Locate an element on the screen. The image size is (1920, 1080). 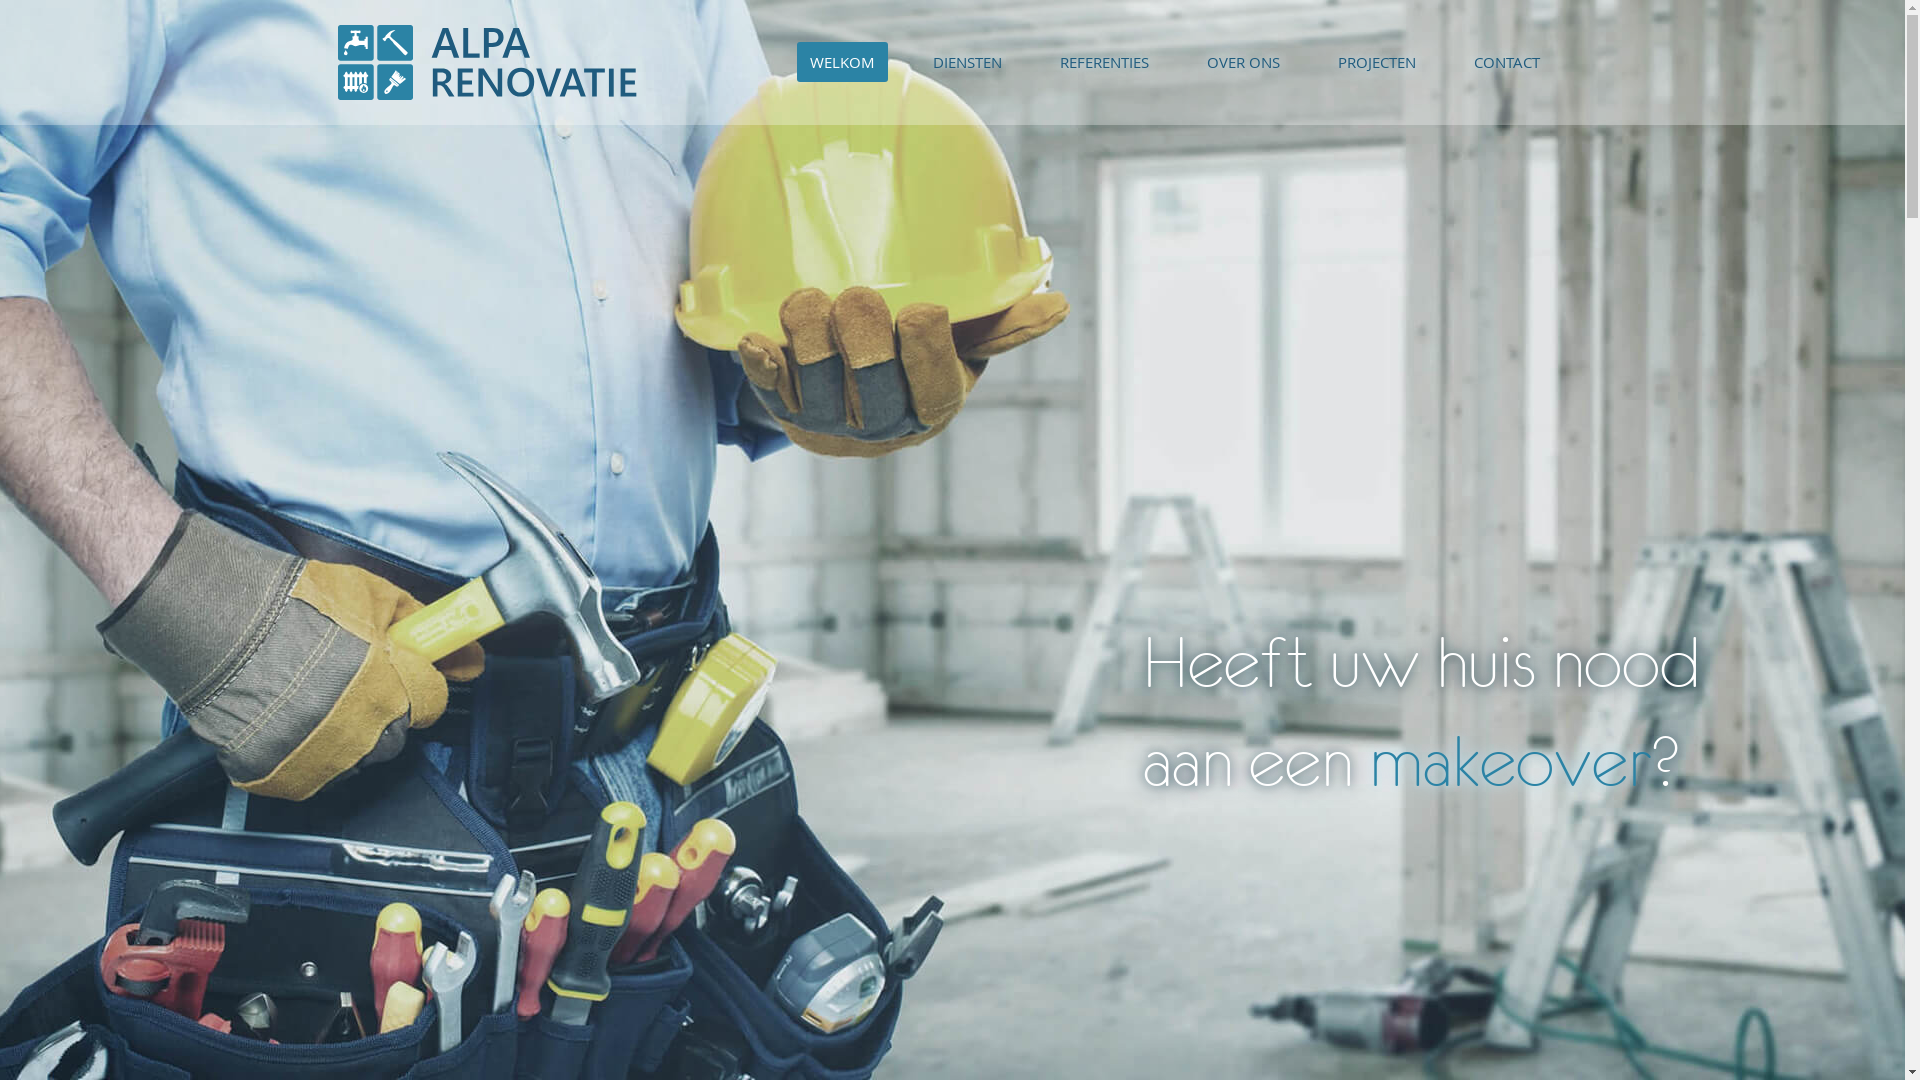
'DIENSTEN' is located at coordinates (967, 60).